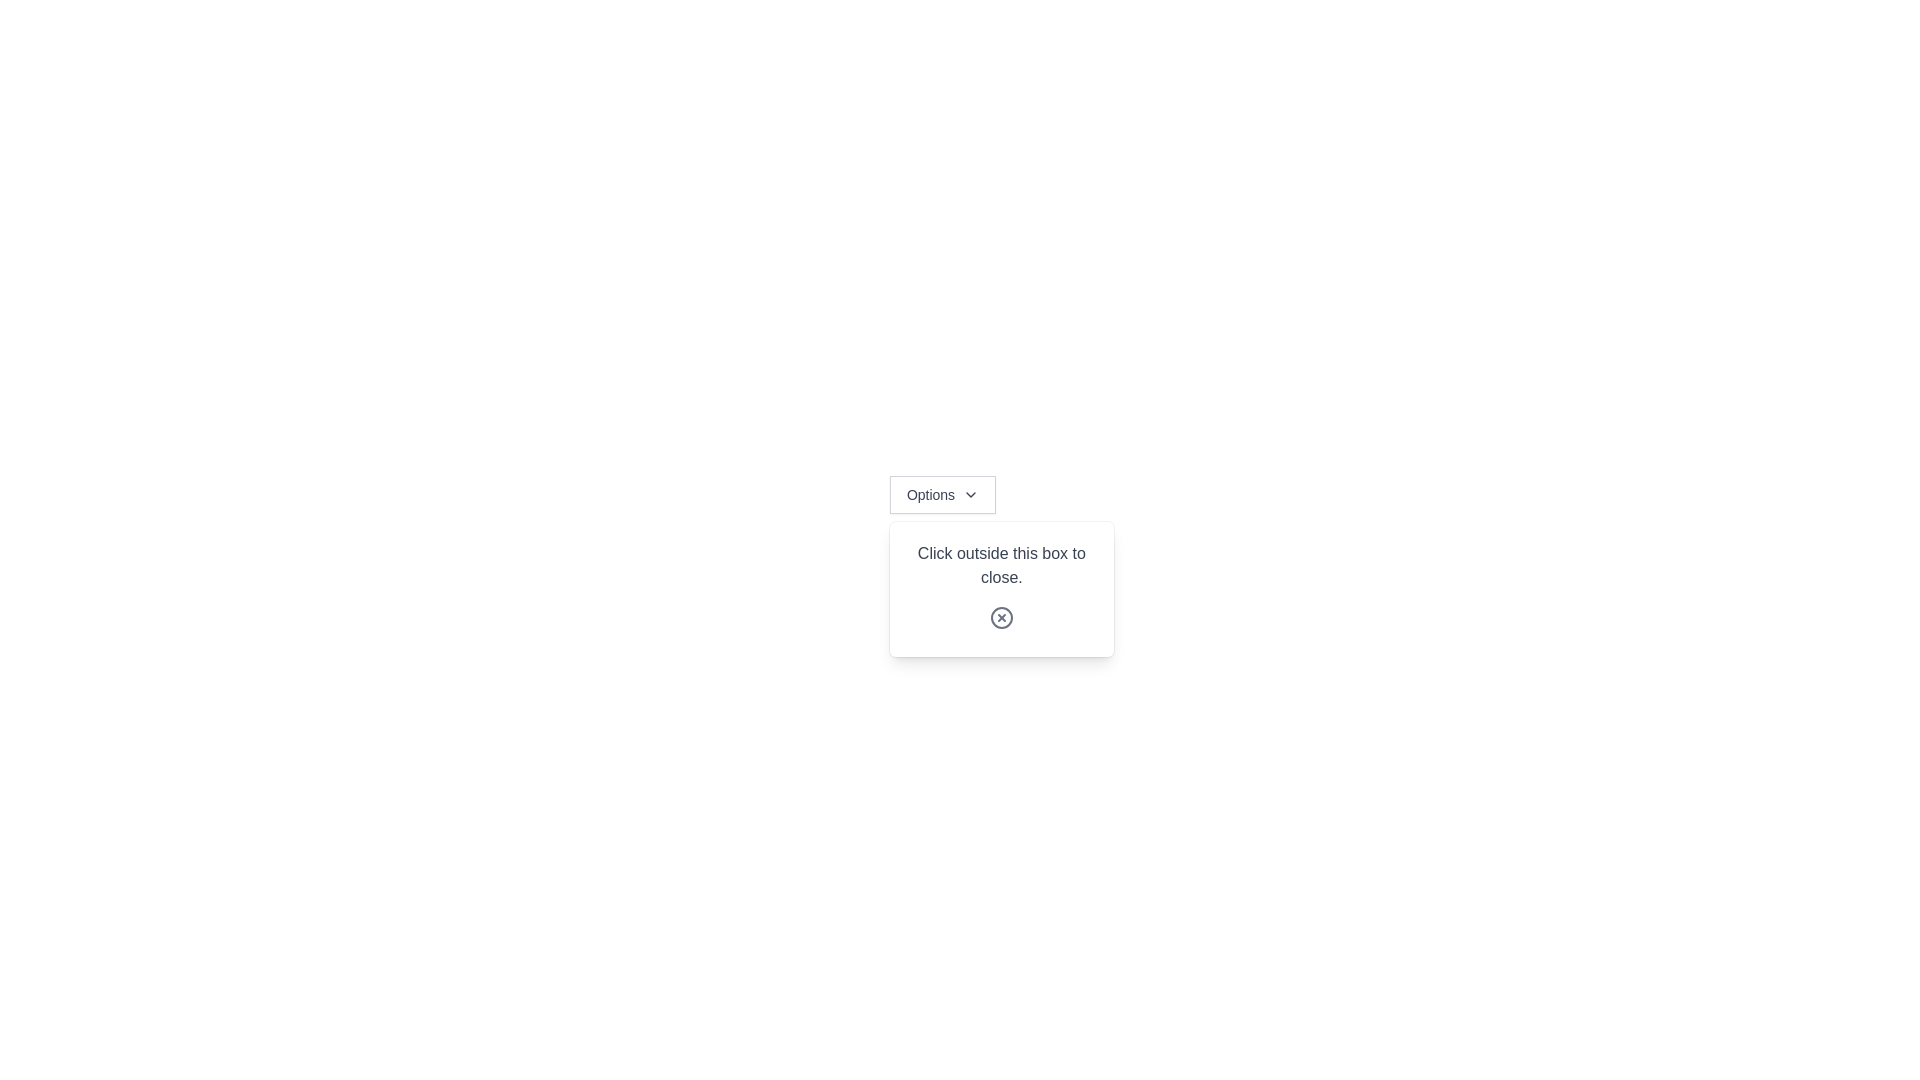 This screenshot has width=1920, height=1080. What do you see at coordinates (971, 494) in the screenshot?
I see `the icon next to the 'Options' button` at bounding box center [971, 494].